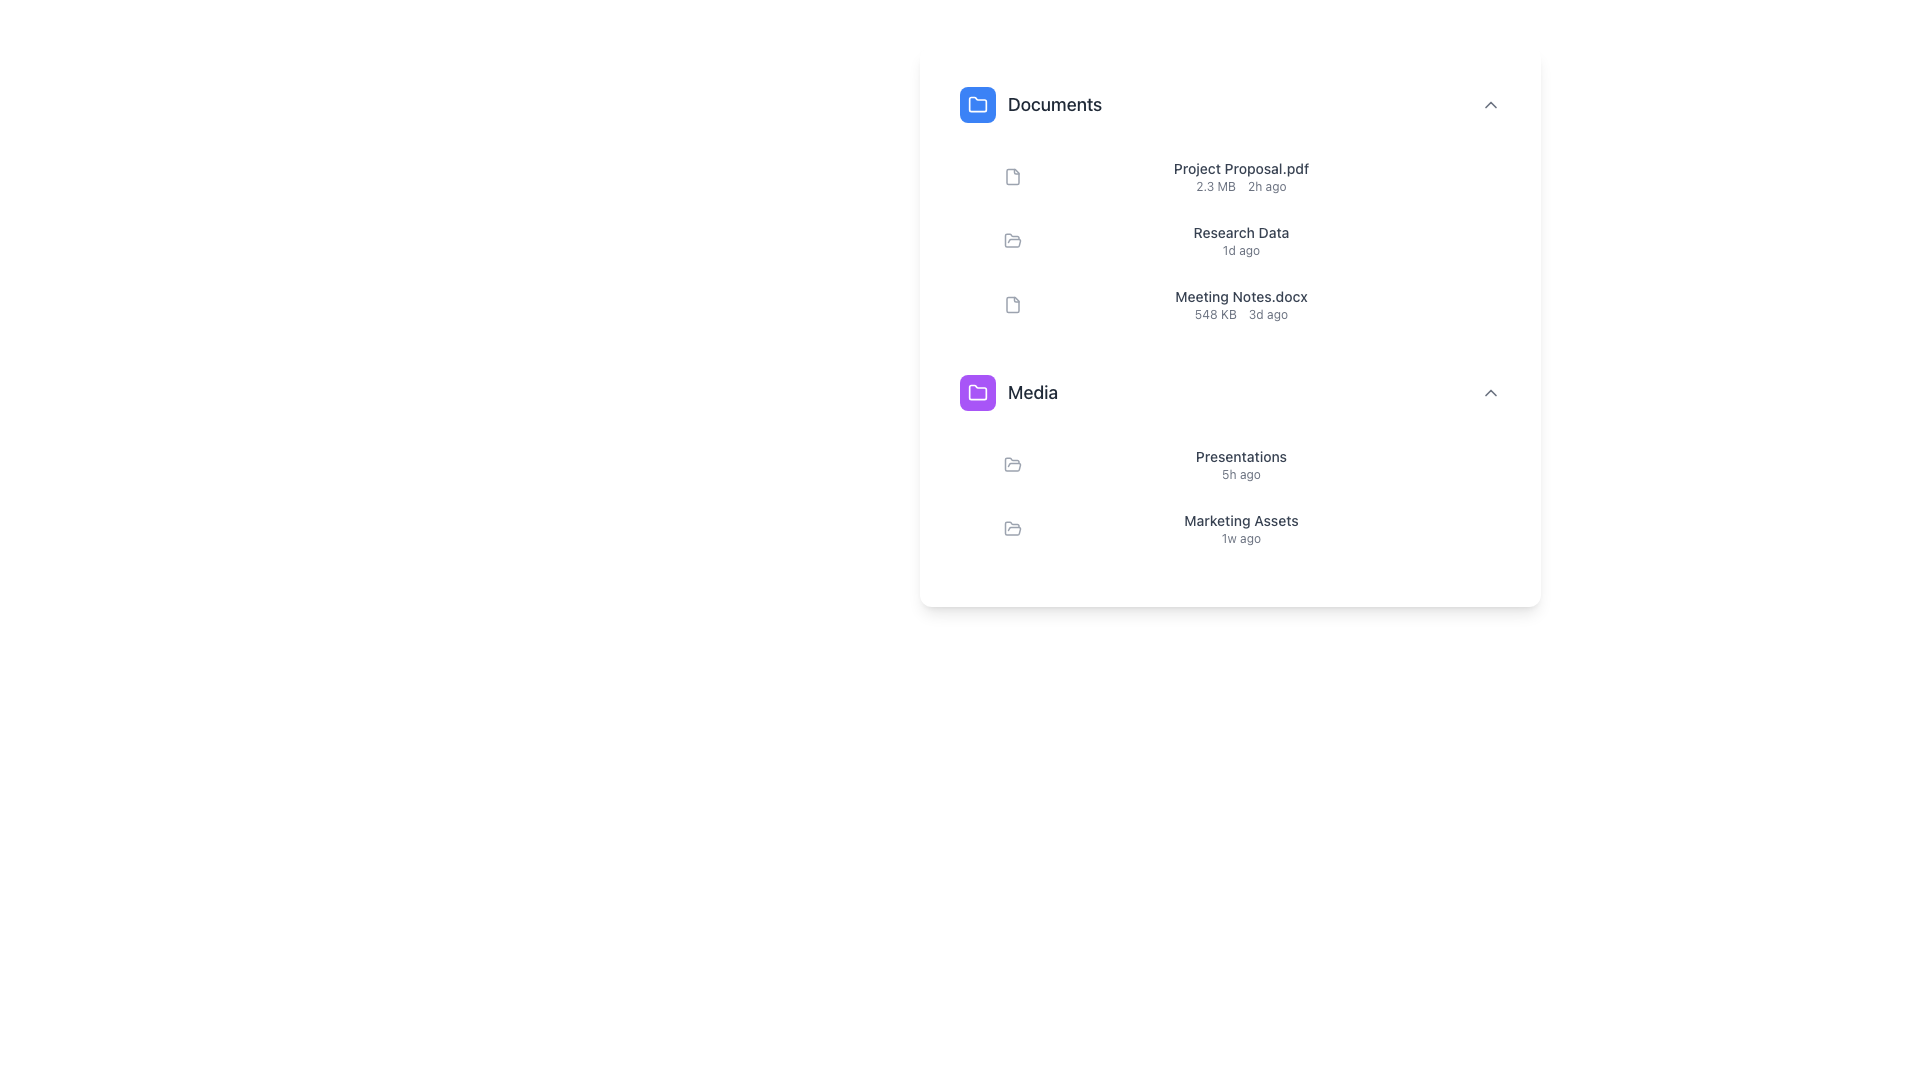  I want to click on to select the list item labeled 'Research Data' located in the 'Documents' section, which displays two lines of text and a folder icon, so click(1253, 239).